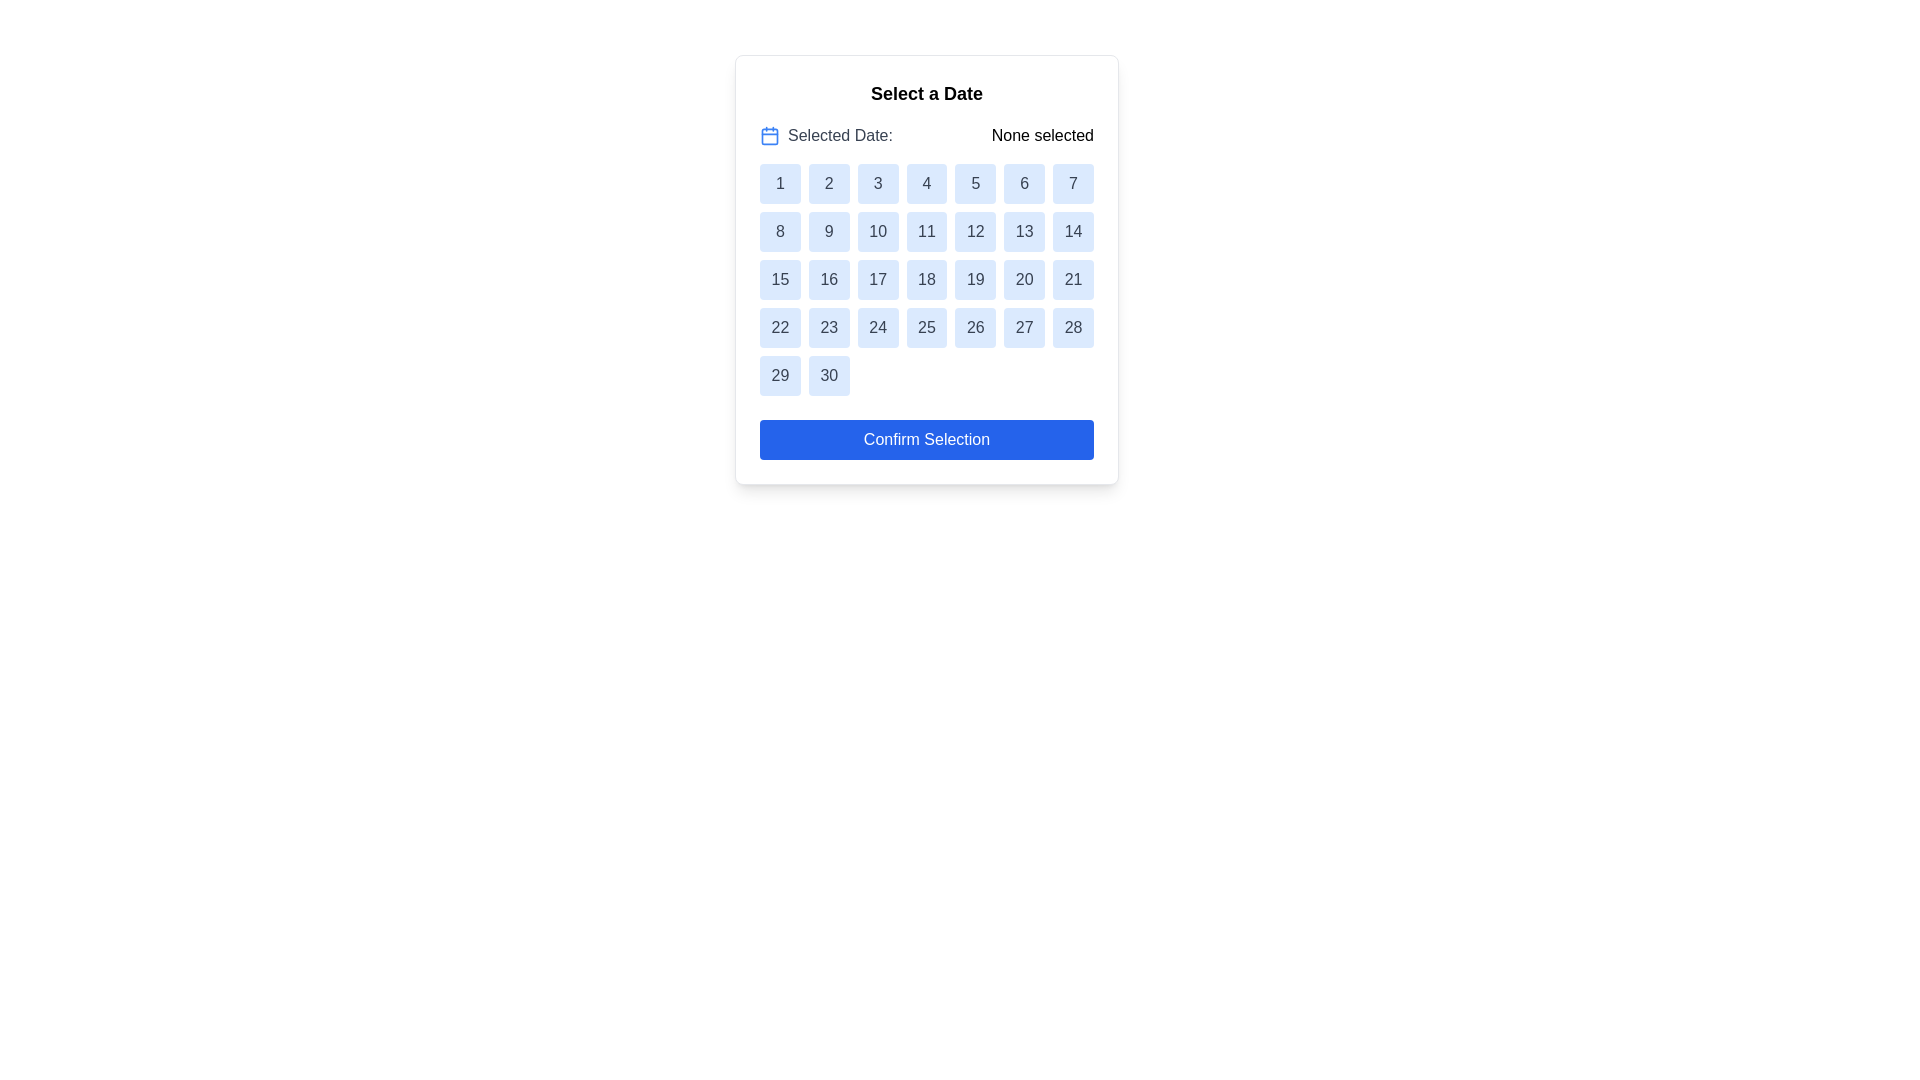 The height and width of the screenshot is (1080, 1920). I want to click on the title text of the date selection interface, which is positioned at the top of a bordered box with rounded corners above the calendar layout, so click(925, 93).